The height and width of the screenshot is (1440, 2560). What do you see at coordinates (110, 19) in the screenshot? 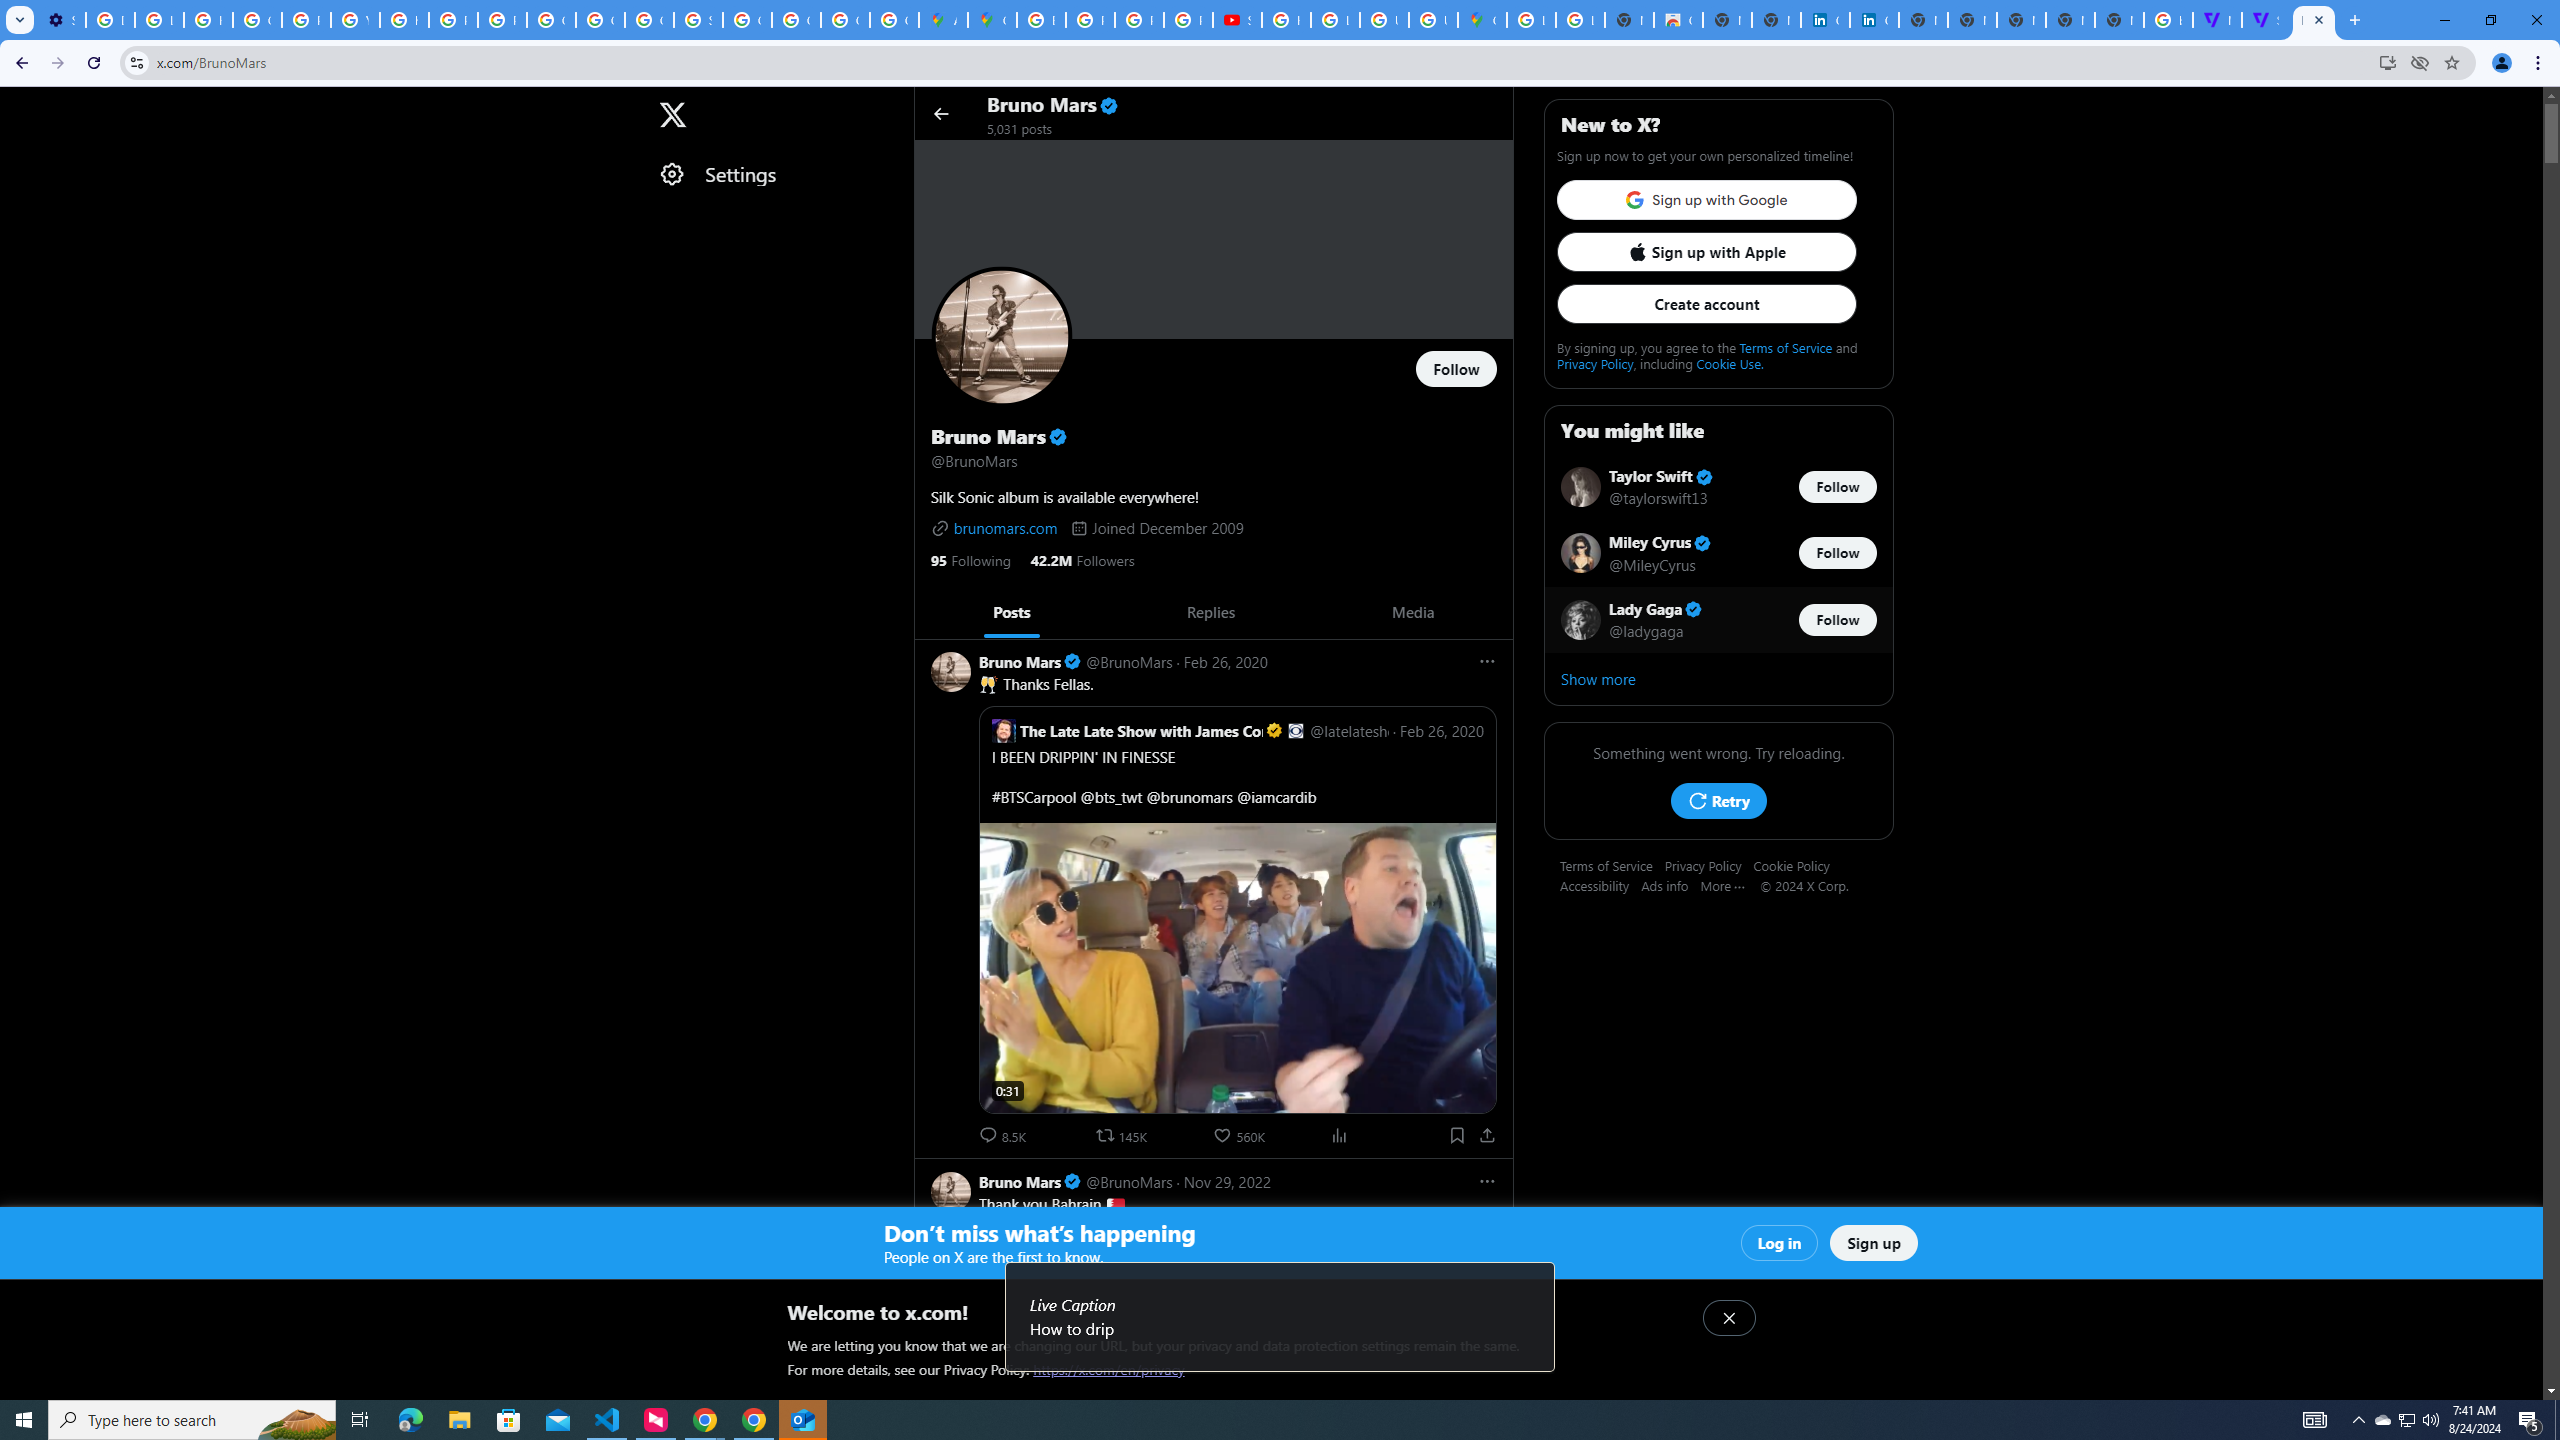
I see `'Delete photos & videos - Computer - Google Photos Help'` at bounding box center [110, 19].